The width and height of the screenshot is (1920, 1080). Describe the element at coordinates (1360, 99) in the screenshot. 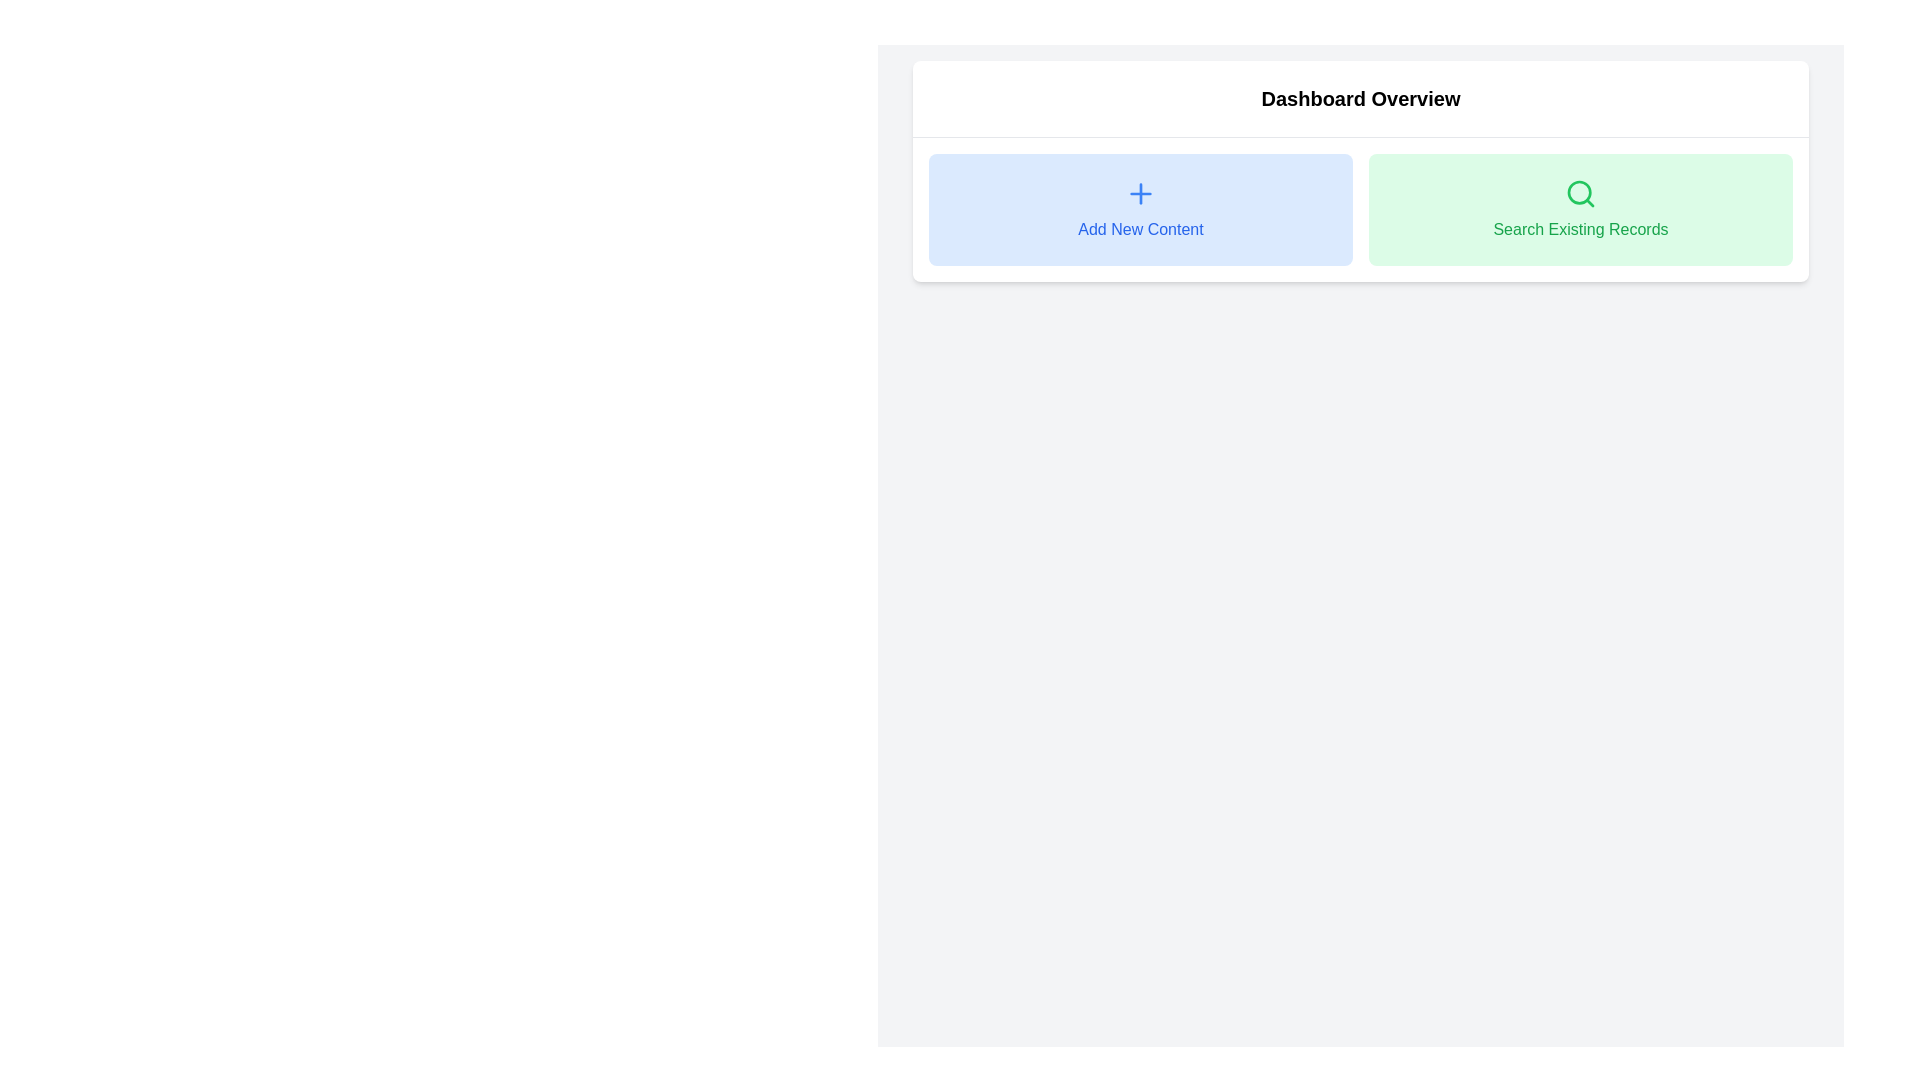

I see `the Header Text element located at the top-center of the dashboard interface, which serves as the title indicating the content below` at that location.